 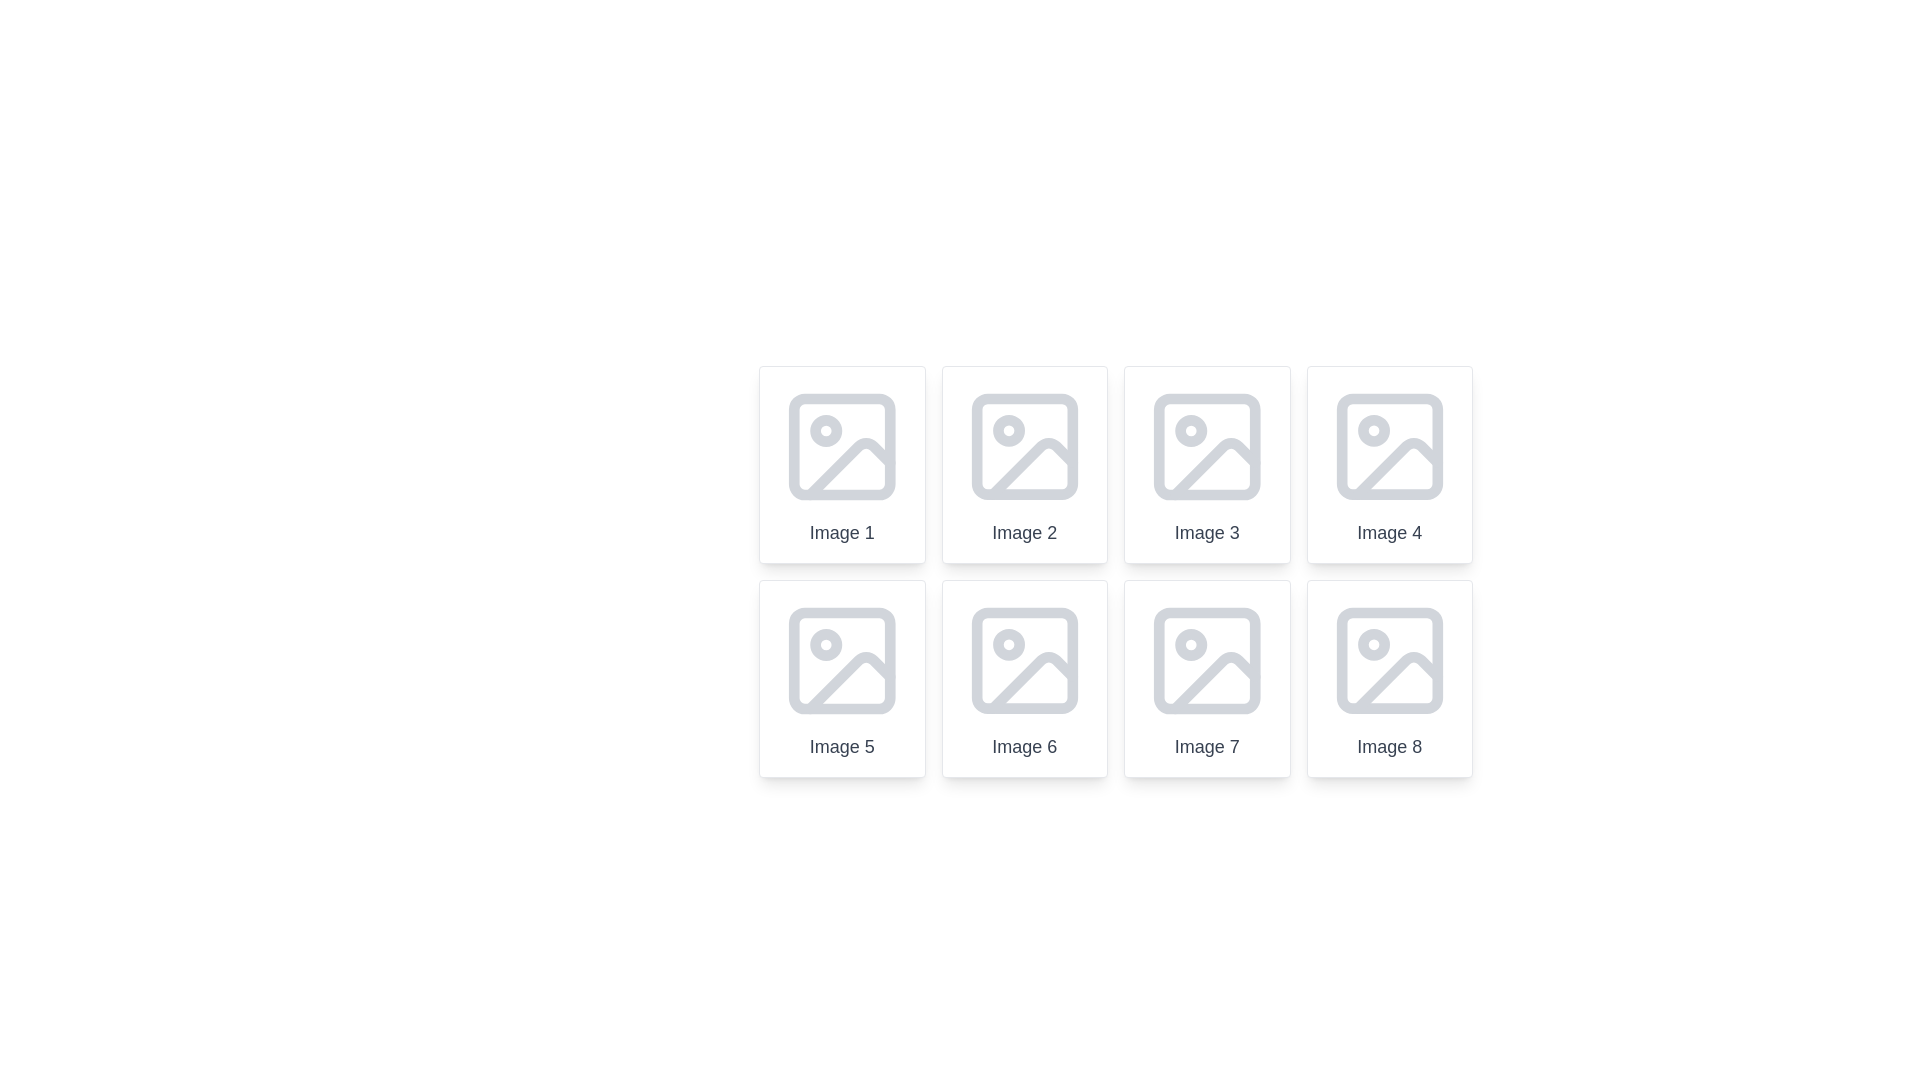 What do you see at coordinates (1388, 747) in the screenshot?
I see `the text label displaying 'Image 8' which is styled in gray font and located at the bottom center of the card structure in the second row, last column of the grid` at bounding box center [1388, 747].